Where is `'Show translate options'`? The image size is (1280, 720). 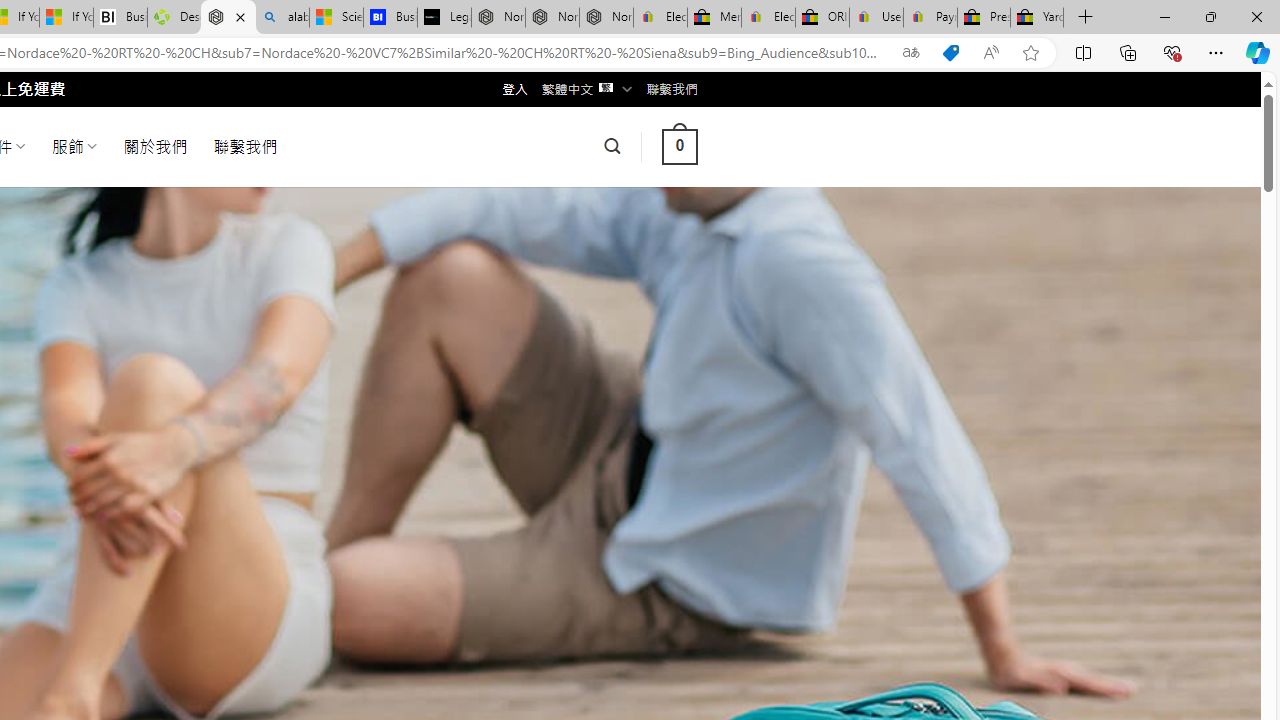 'Show translate options' is located at coordinates (909, 52).